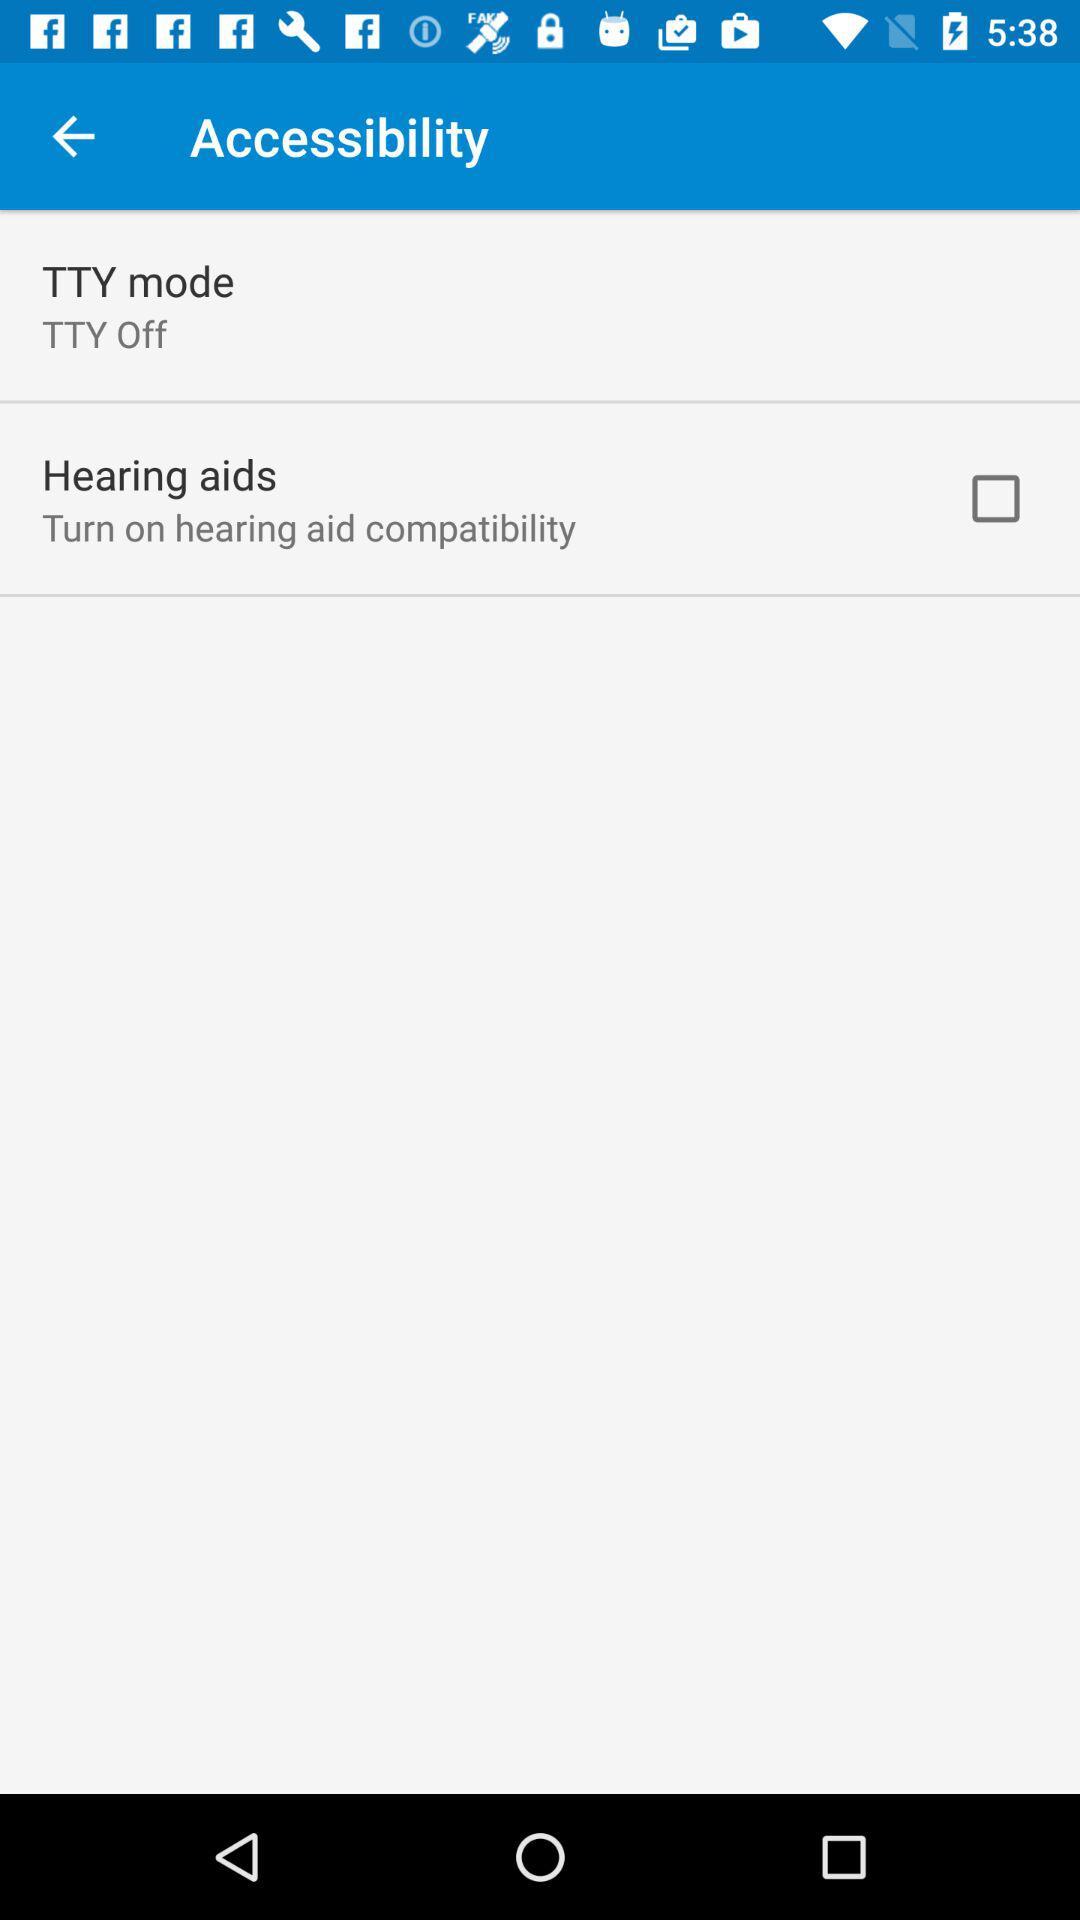 The width and height of the screenshot is (1080, 1920). I want to click on item at the center, so click(540, 1002).